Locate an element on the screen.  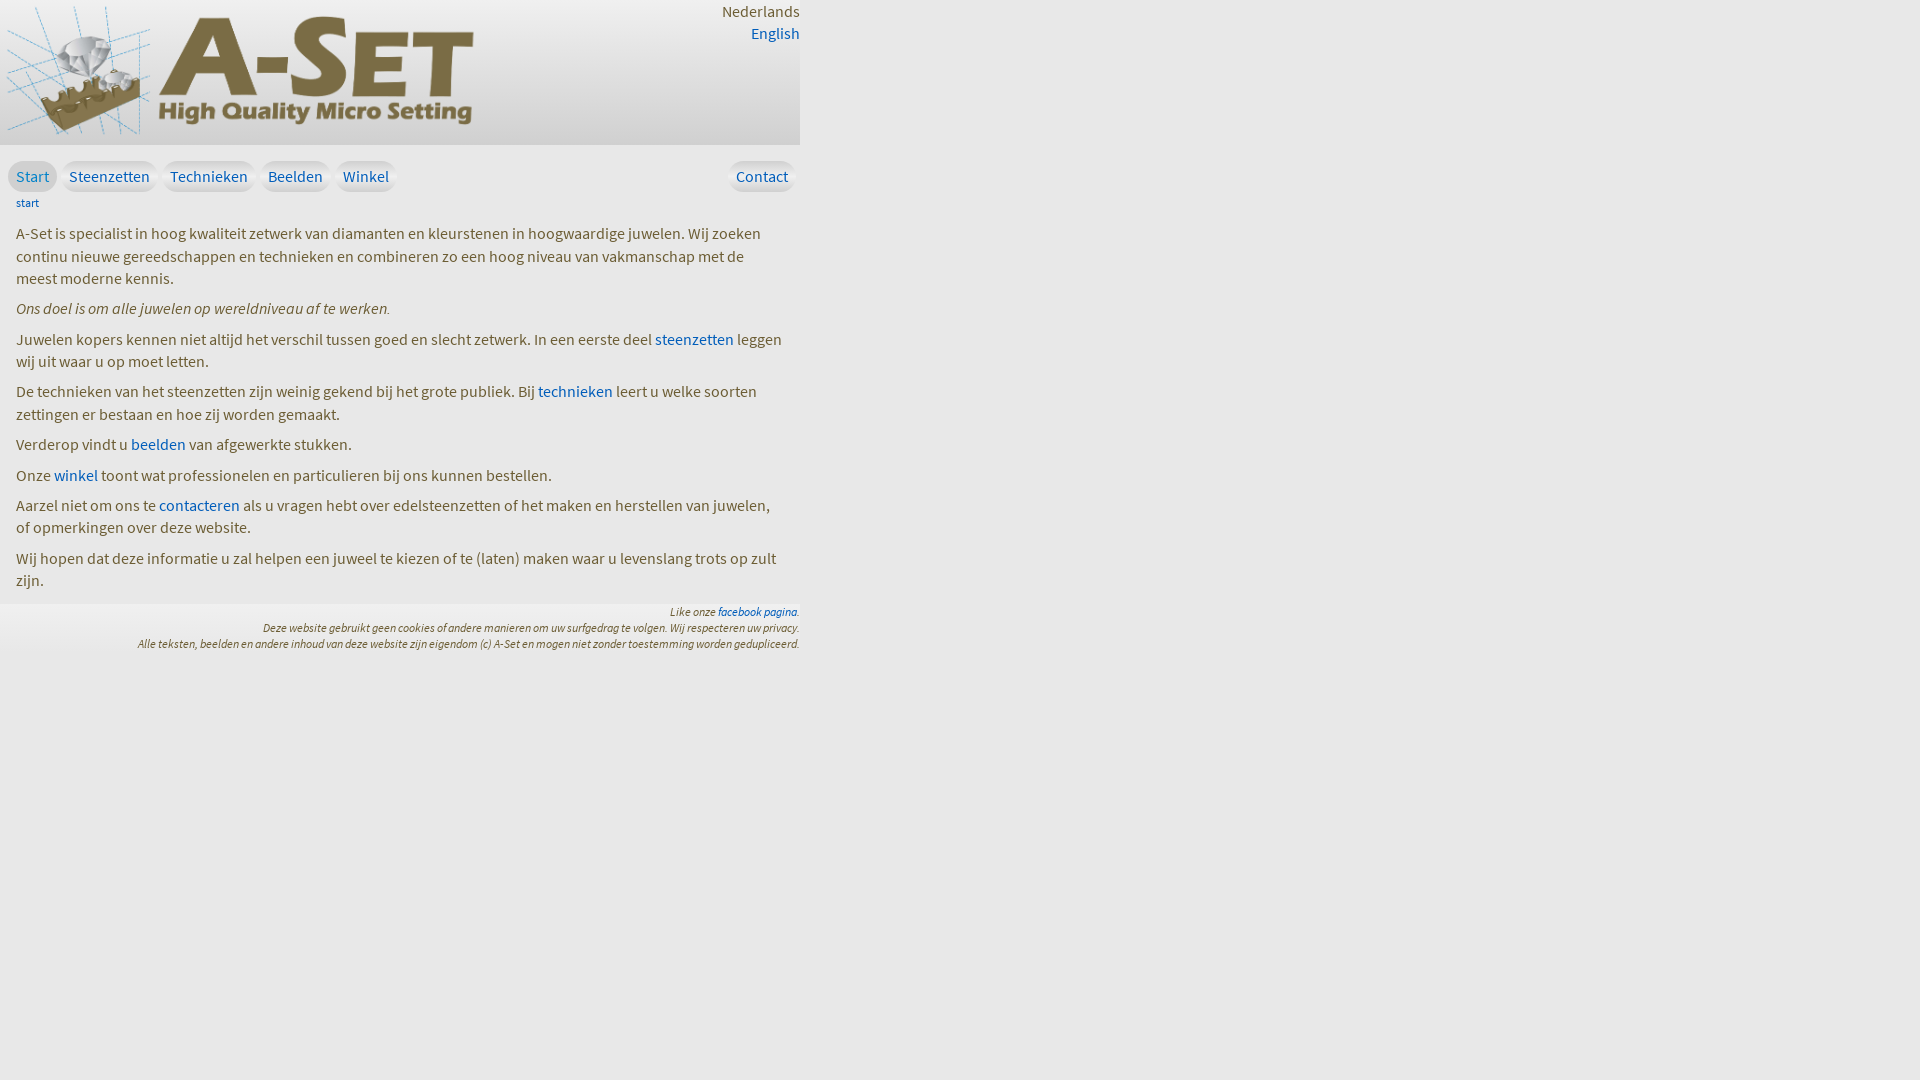
'winkel' is located at coordinates (76, 474).